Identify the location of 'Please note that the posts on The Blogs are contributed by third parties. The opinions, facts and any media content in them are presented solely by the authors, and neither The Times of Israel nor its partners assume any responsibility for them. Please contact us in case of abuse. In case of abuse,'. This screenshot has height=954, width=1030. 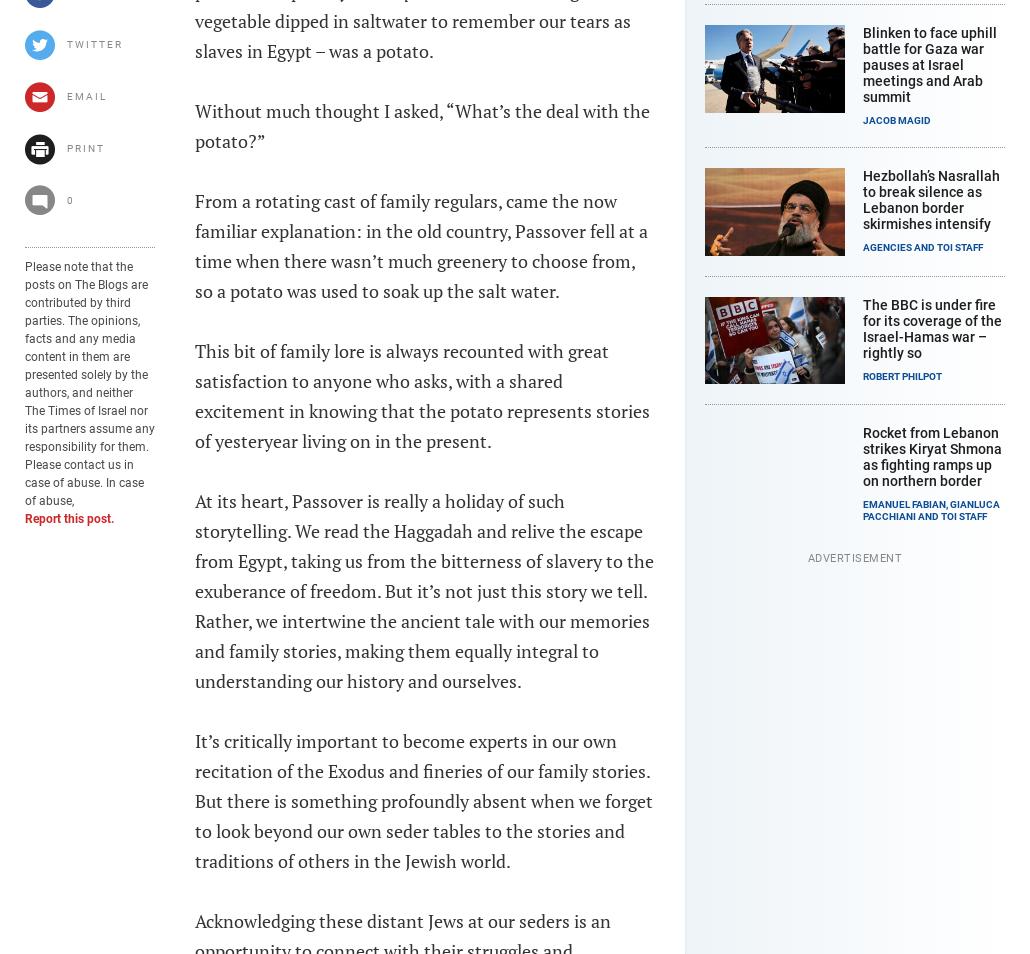
(25, 383).